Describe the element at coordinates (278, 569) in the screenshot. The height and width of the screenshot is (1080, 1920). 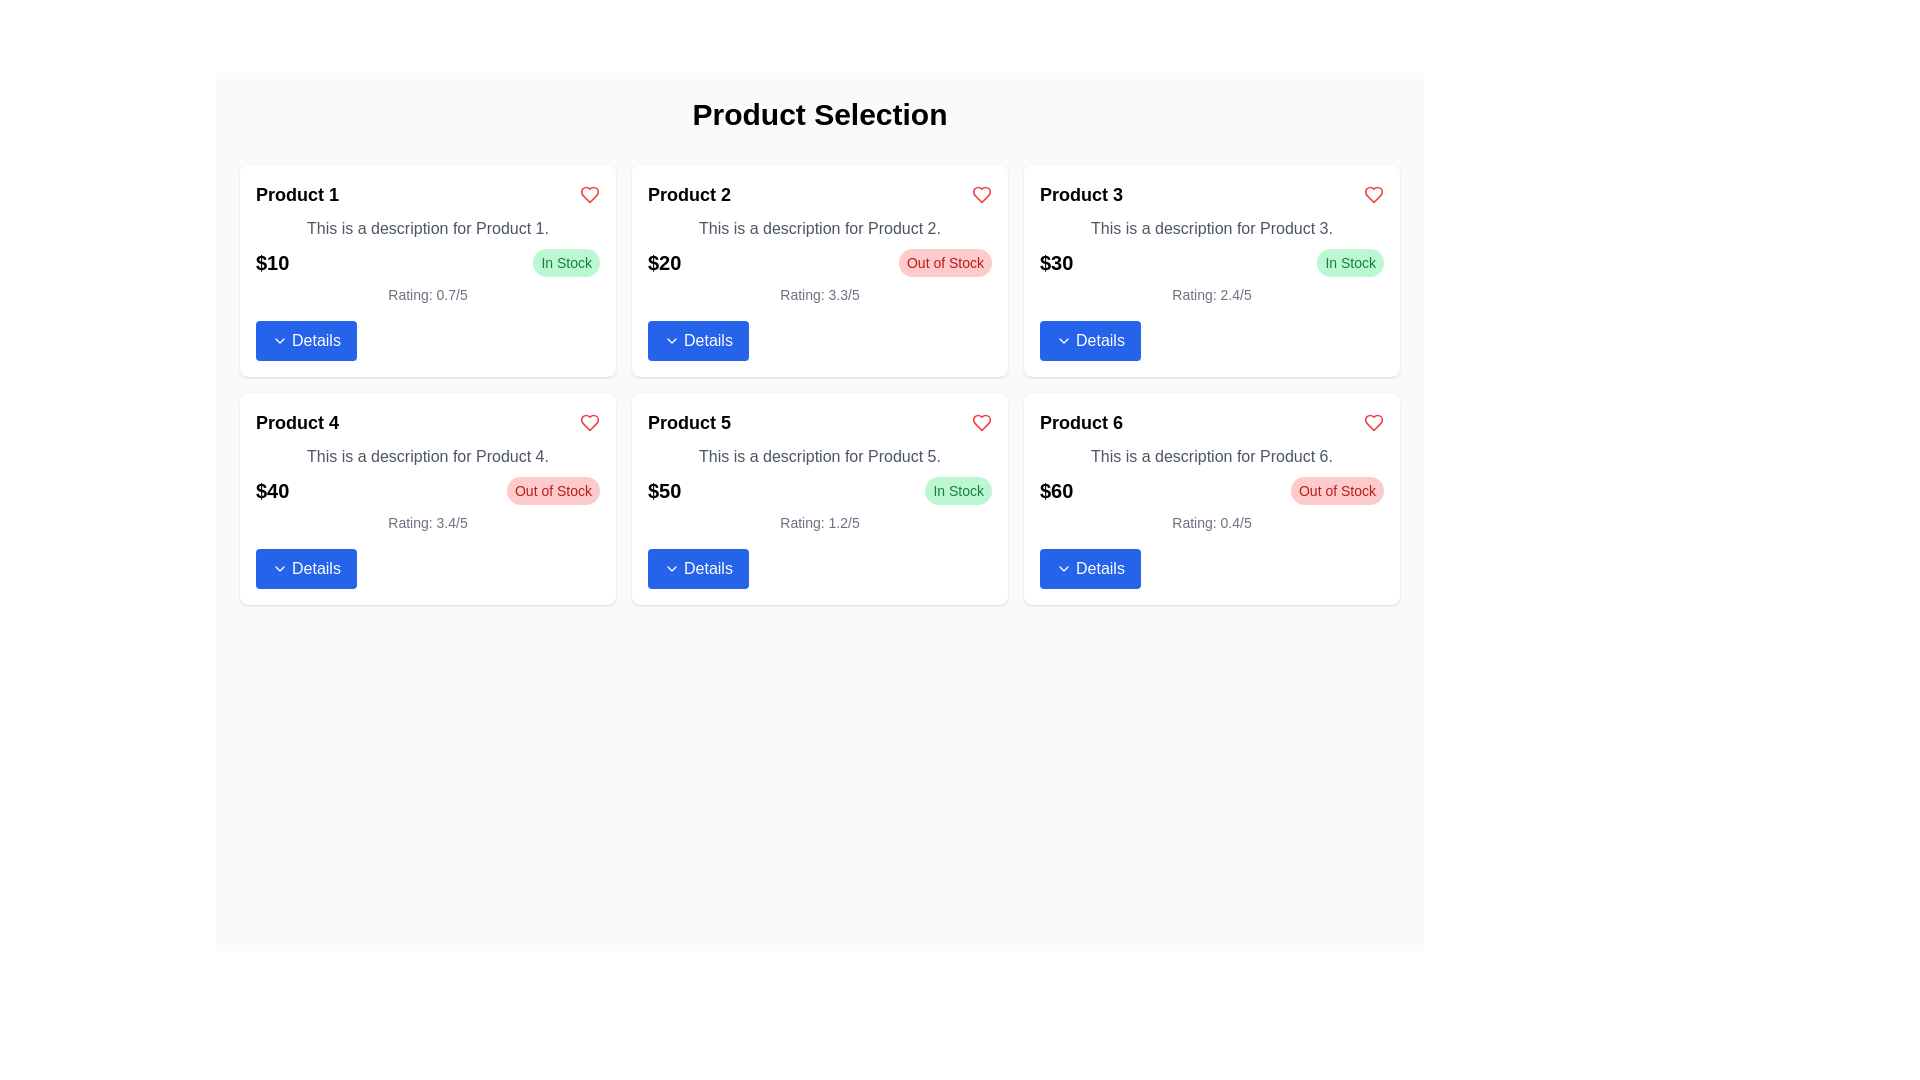
I see `the chevron icon located in the 'Details' button of the 'Product 4' card` at that location.